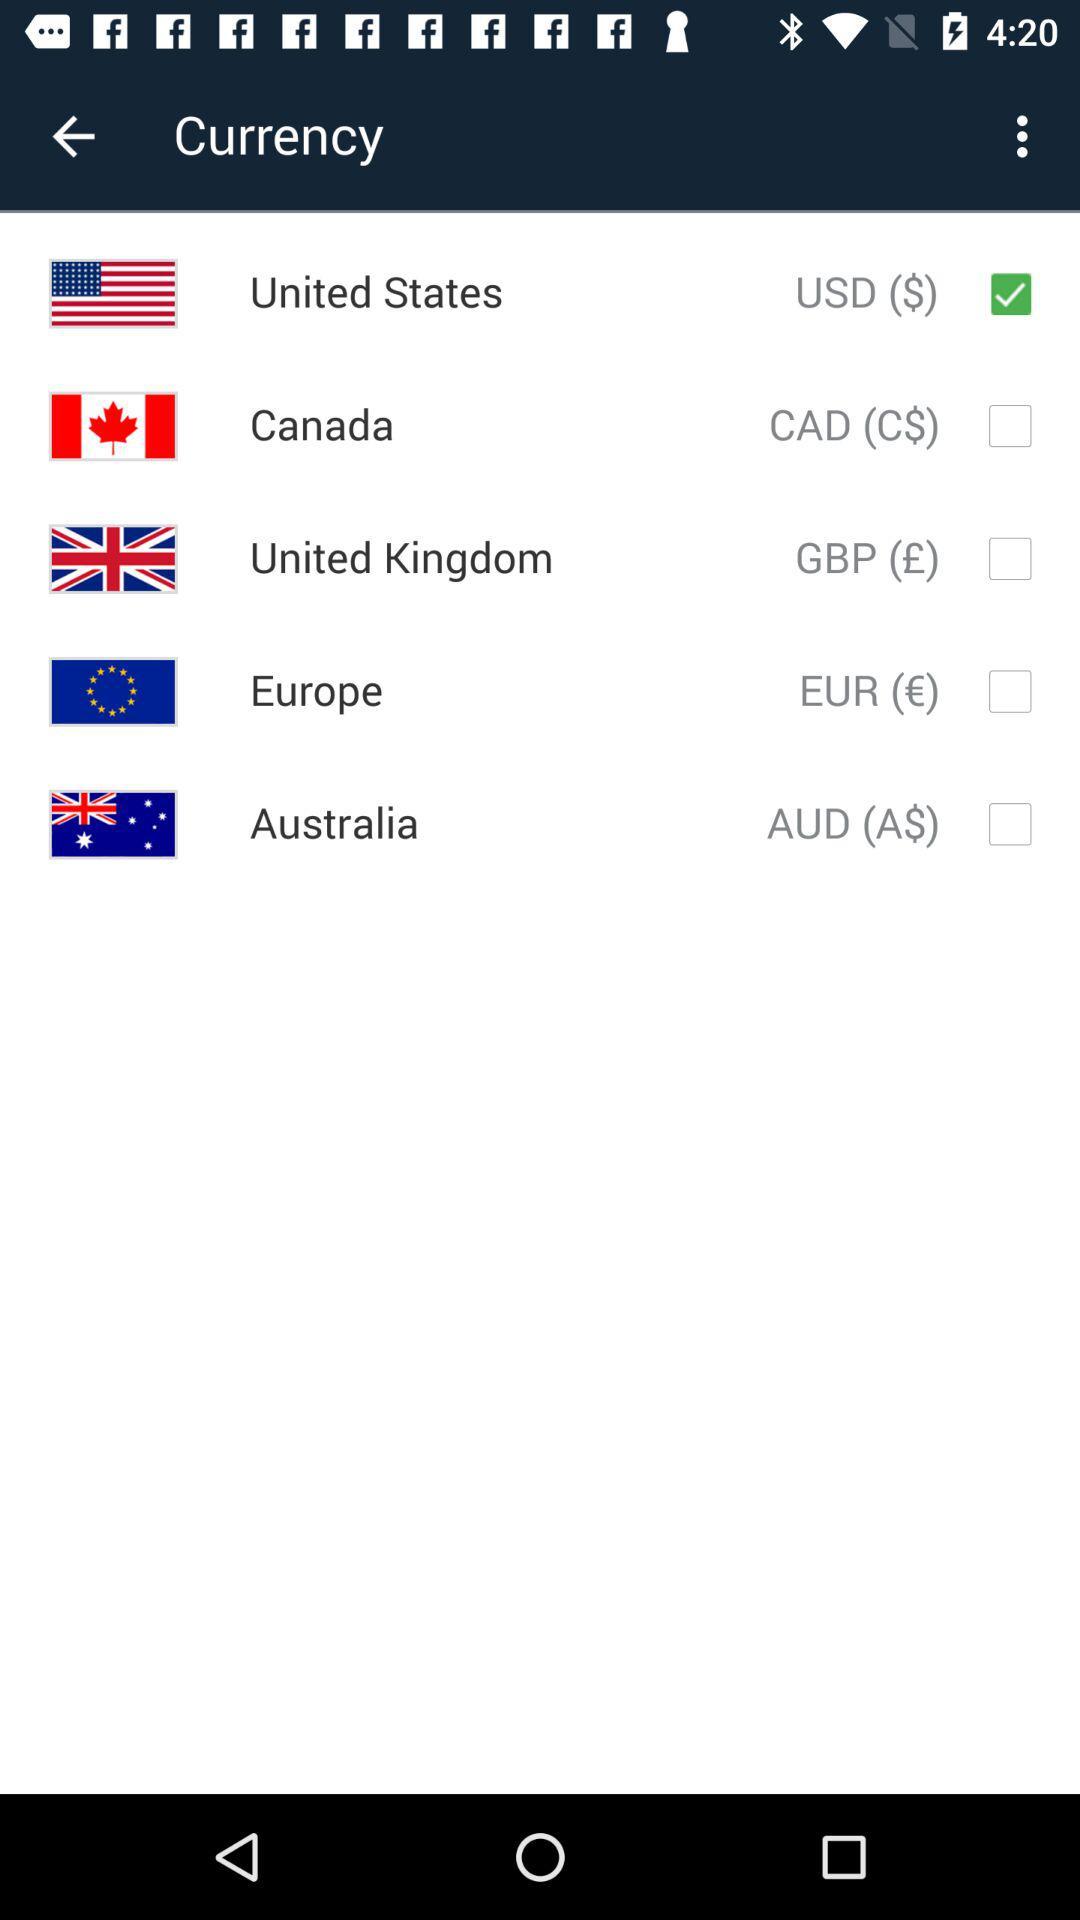 The image size is (1080, 1920). Describe the element at coordinates (72, 135) in the screenshot. I see `icon next to currency` at that location.